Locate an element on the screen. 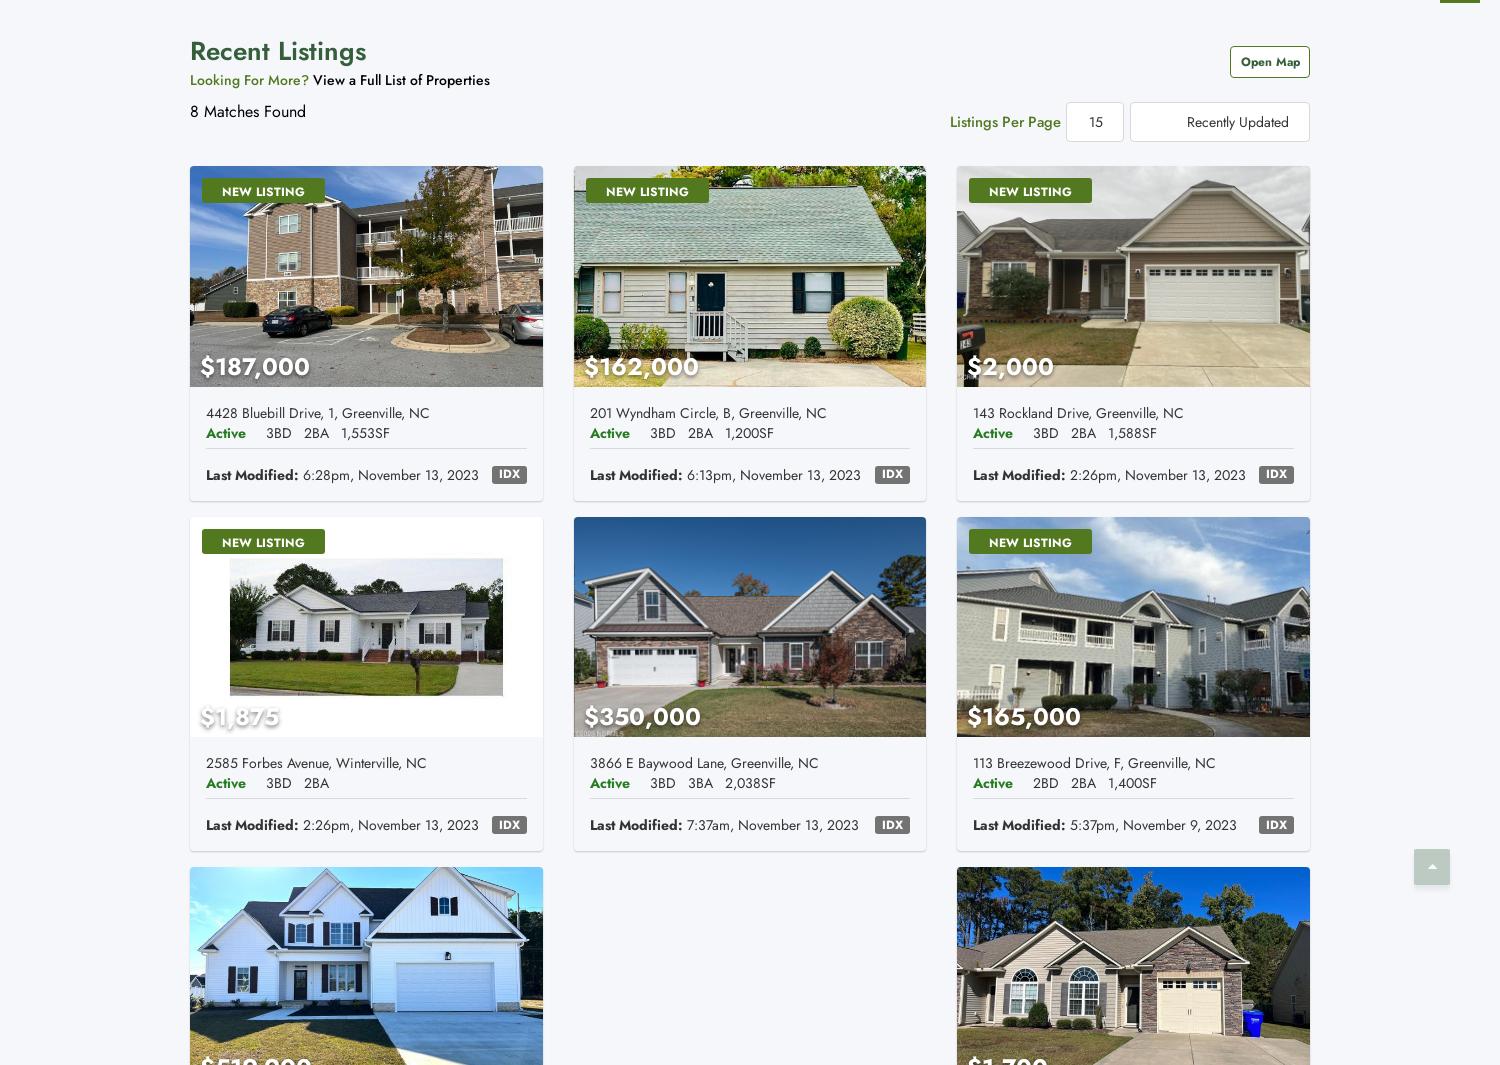  '4428 Bluebill Drive, 1, Greenville, NC' is located at coordinates (204, 411).